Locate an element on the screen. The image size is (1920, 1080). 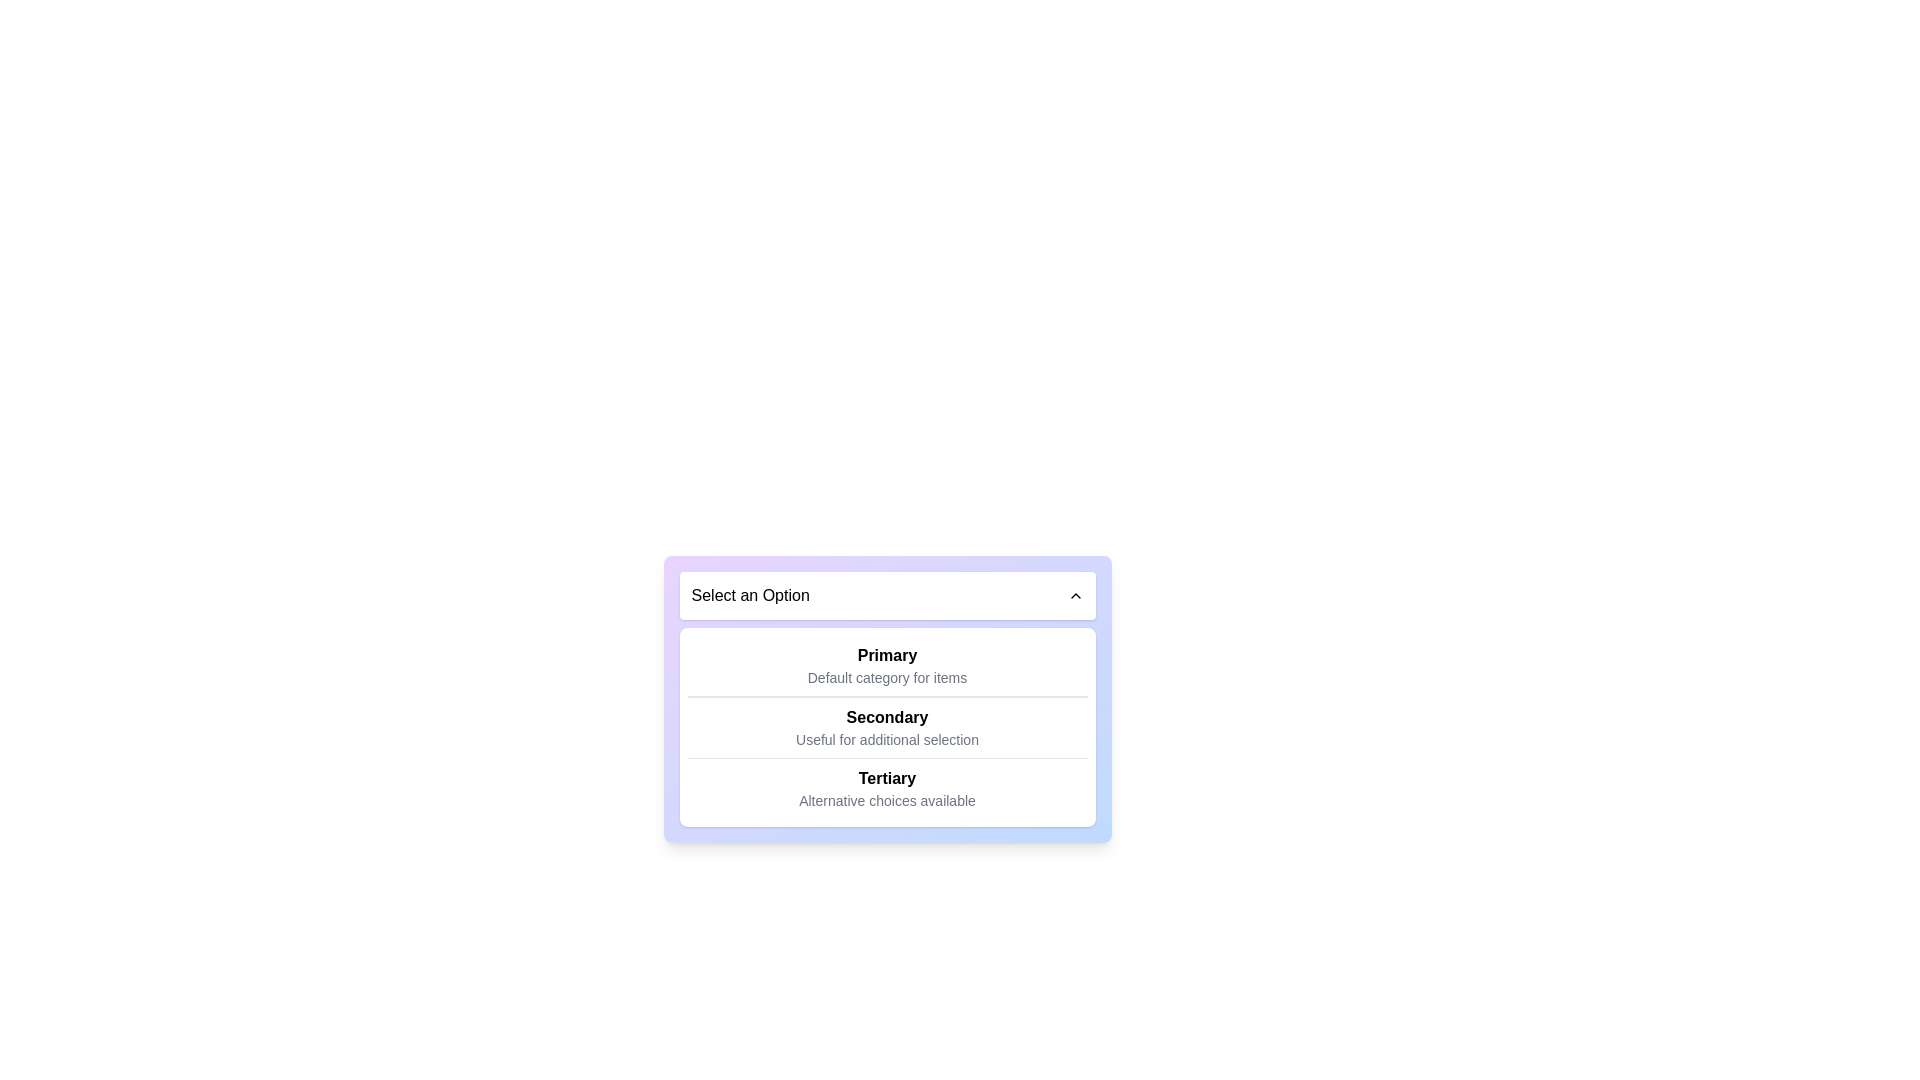
the text label 'Useful for additional selection' located directly underneath the 'Secondary' header in the dropdown menu is located at coordinates (886, 740).